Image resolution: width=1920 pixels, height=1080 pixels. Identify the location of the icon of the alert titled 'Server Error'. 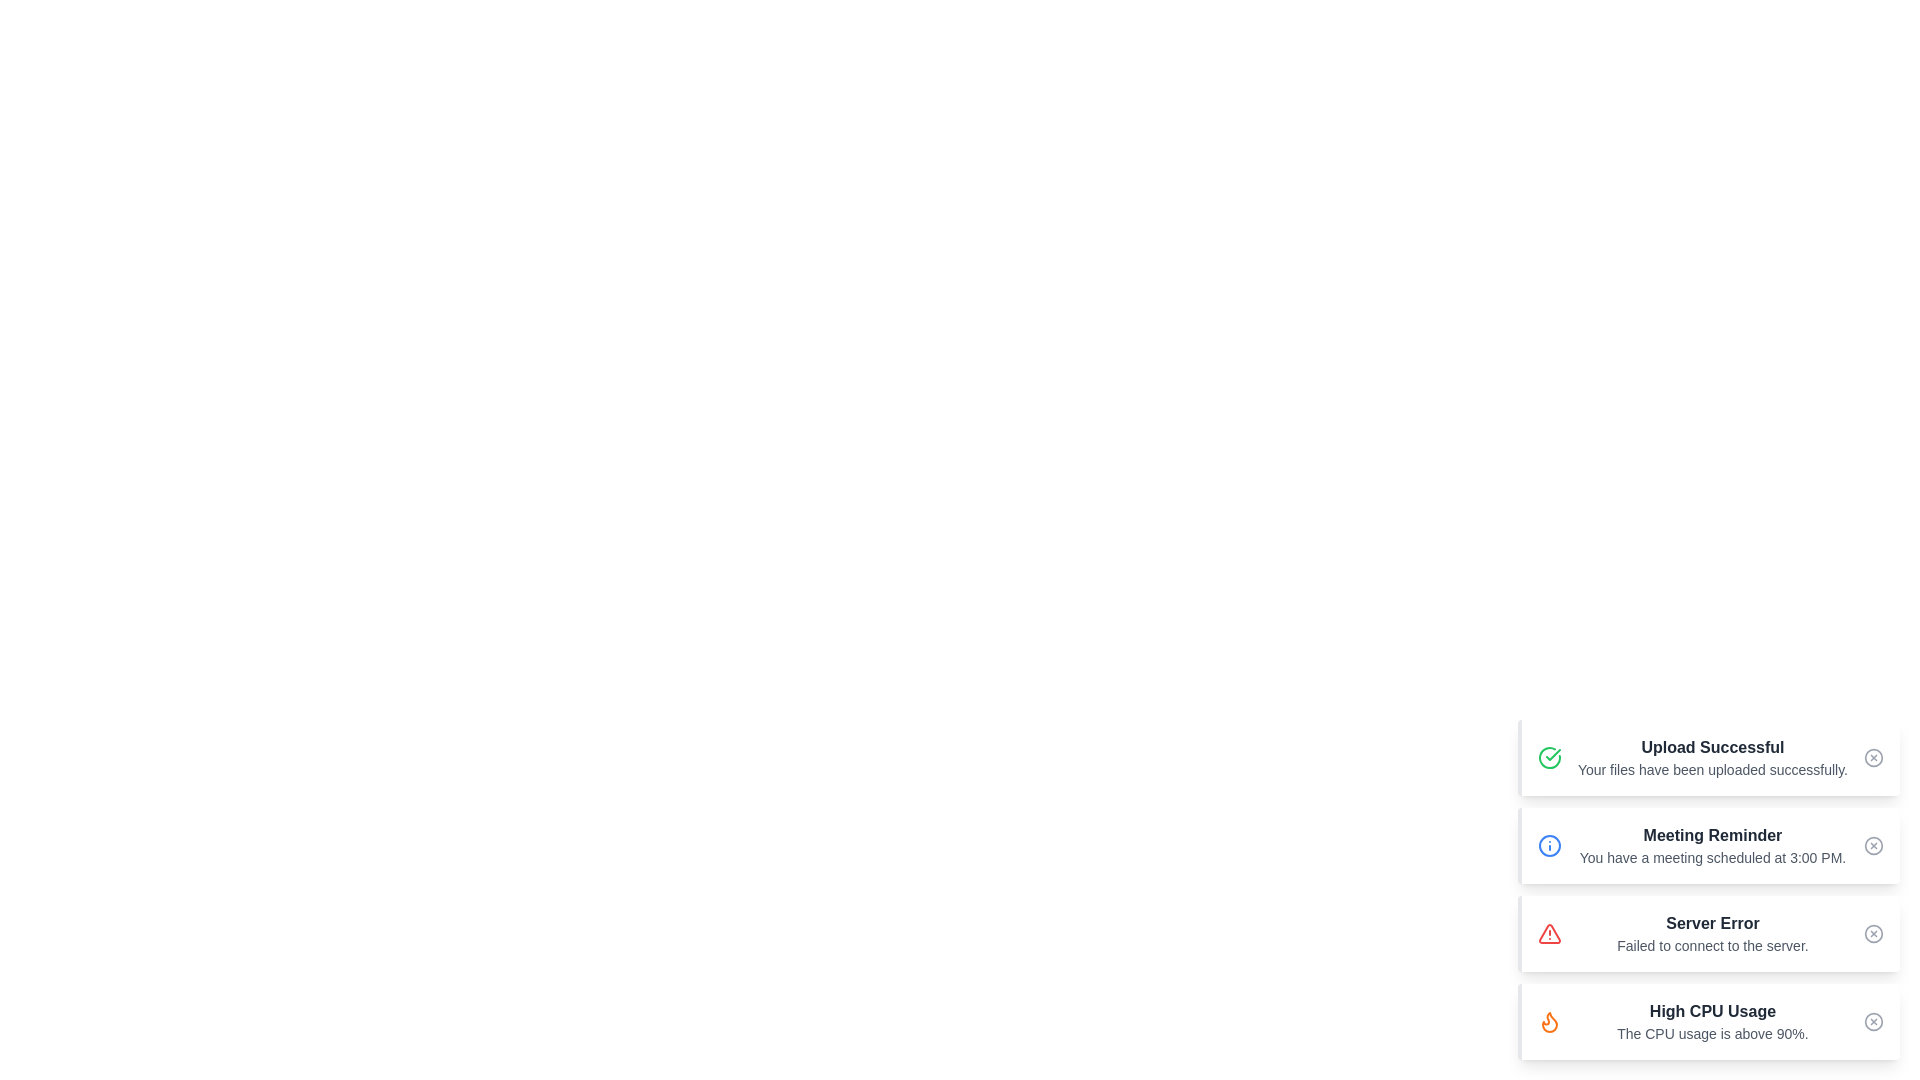
(1549, 933).